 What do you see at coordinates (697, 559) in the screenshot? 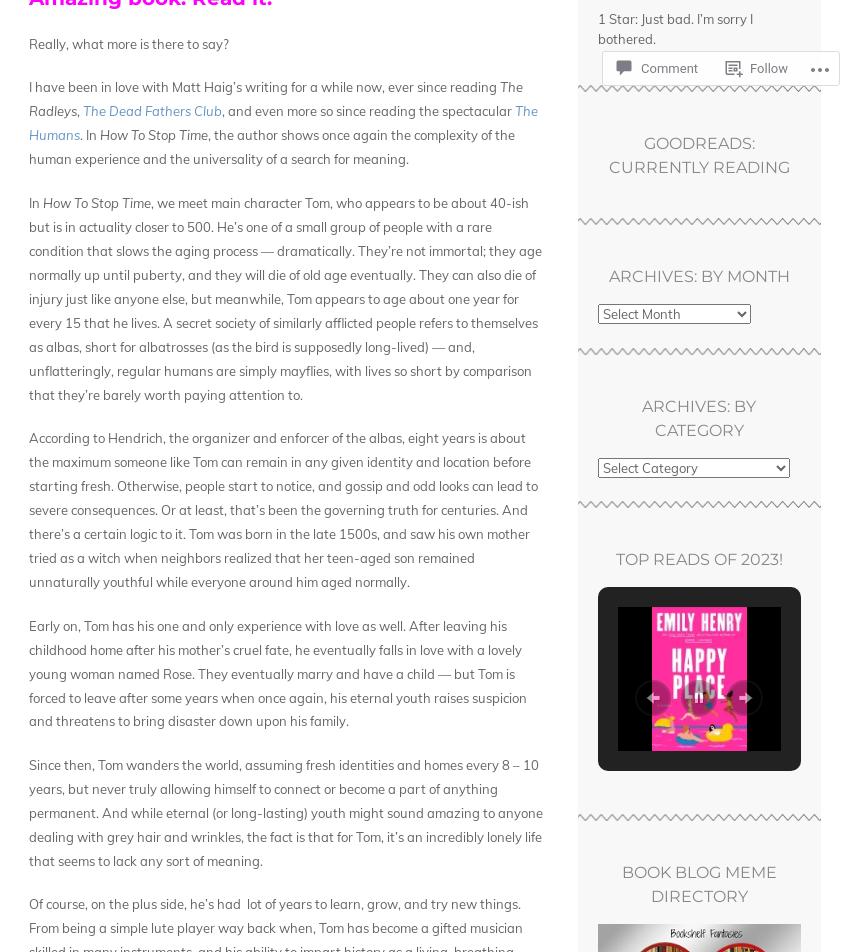
I see `'Top Reads of 2023!'` at bounding box center [697, 559].